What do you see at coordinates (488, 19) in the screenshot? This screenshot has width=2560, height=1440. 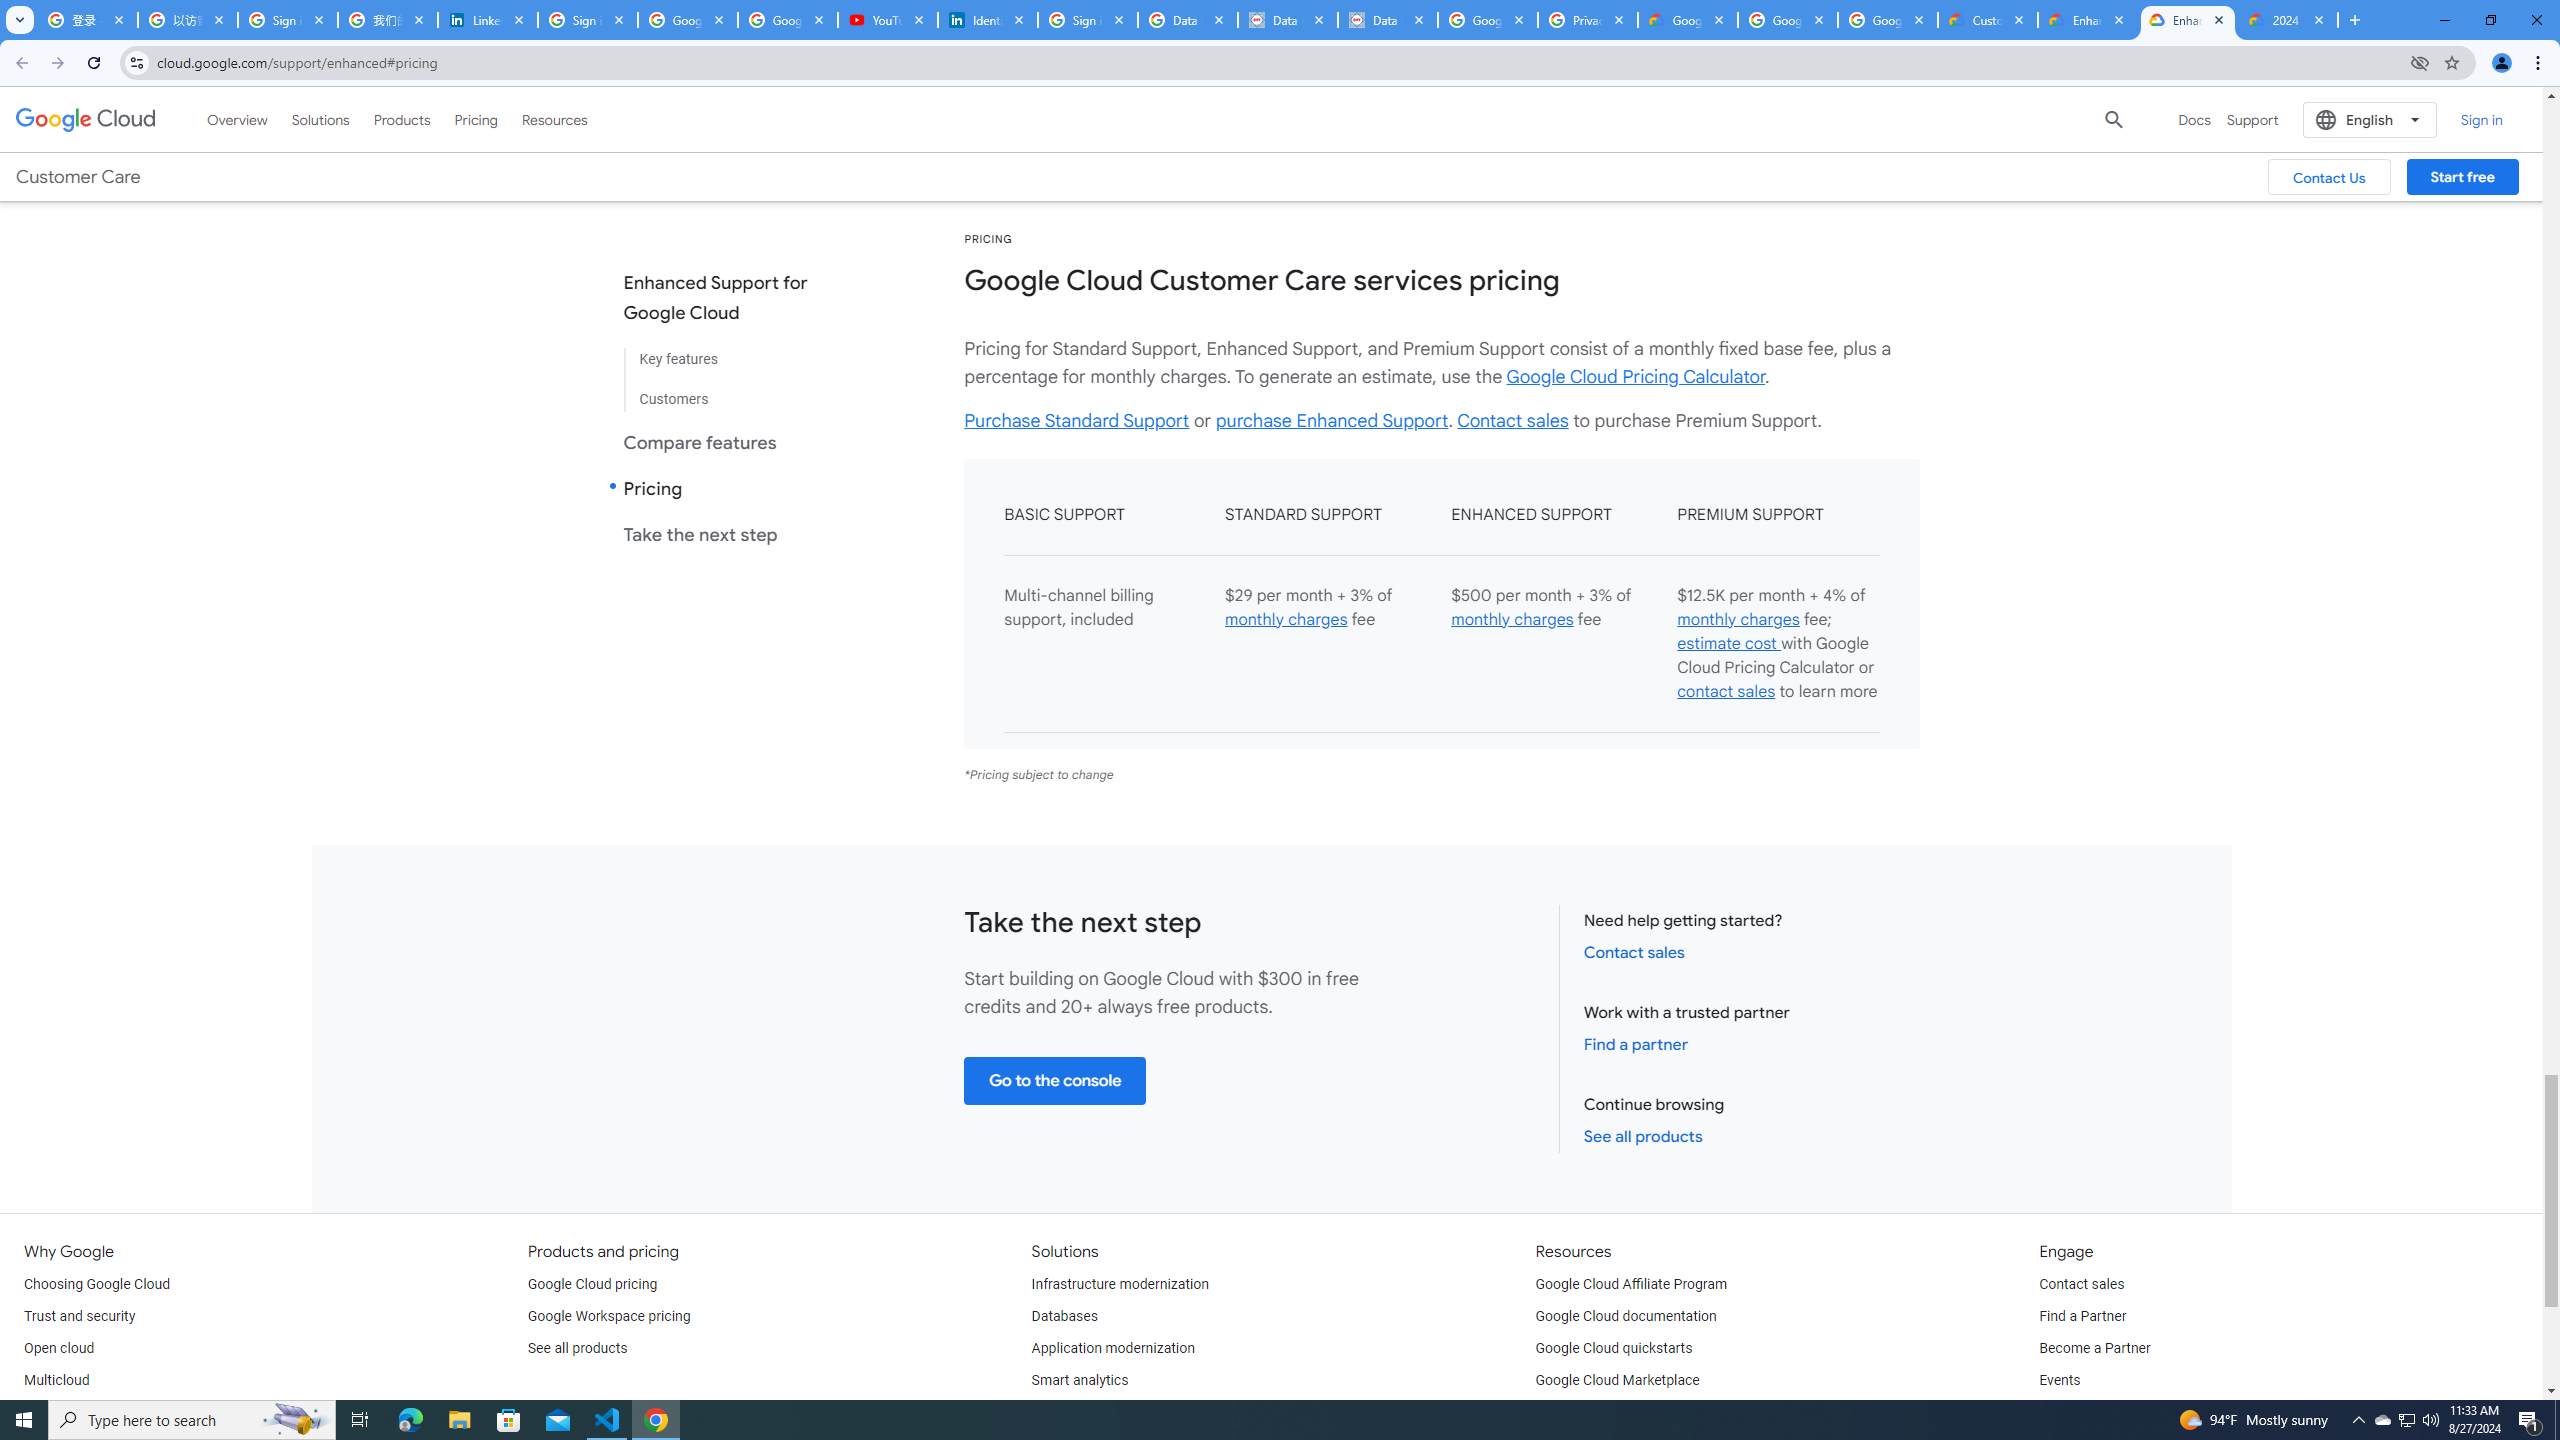 I see `'LinkedIn Privacy Policy'` at bounding box center [488, 19].